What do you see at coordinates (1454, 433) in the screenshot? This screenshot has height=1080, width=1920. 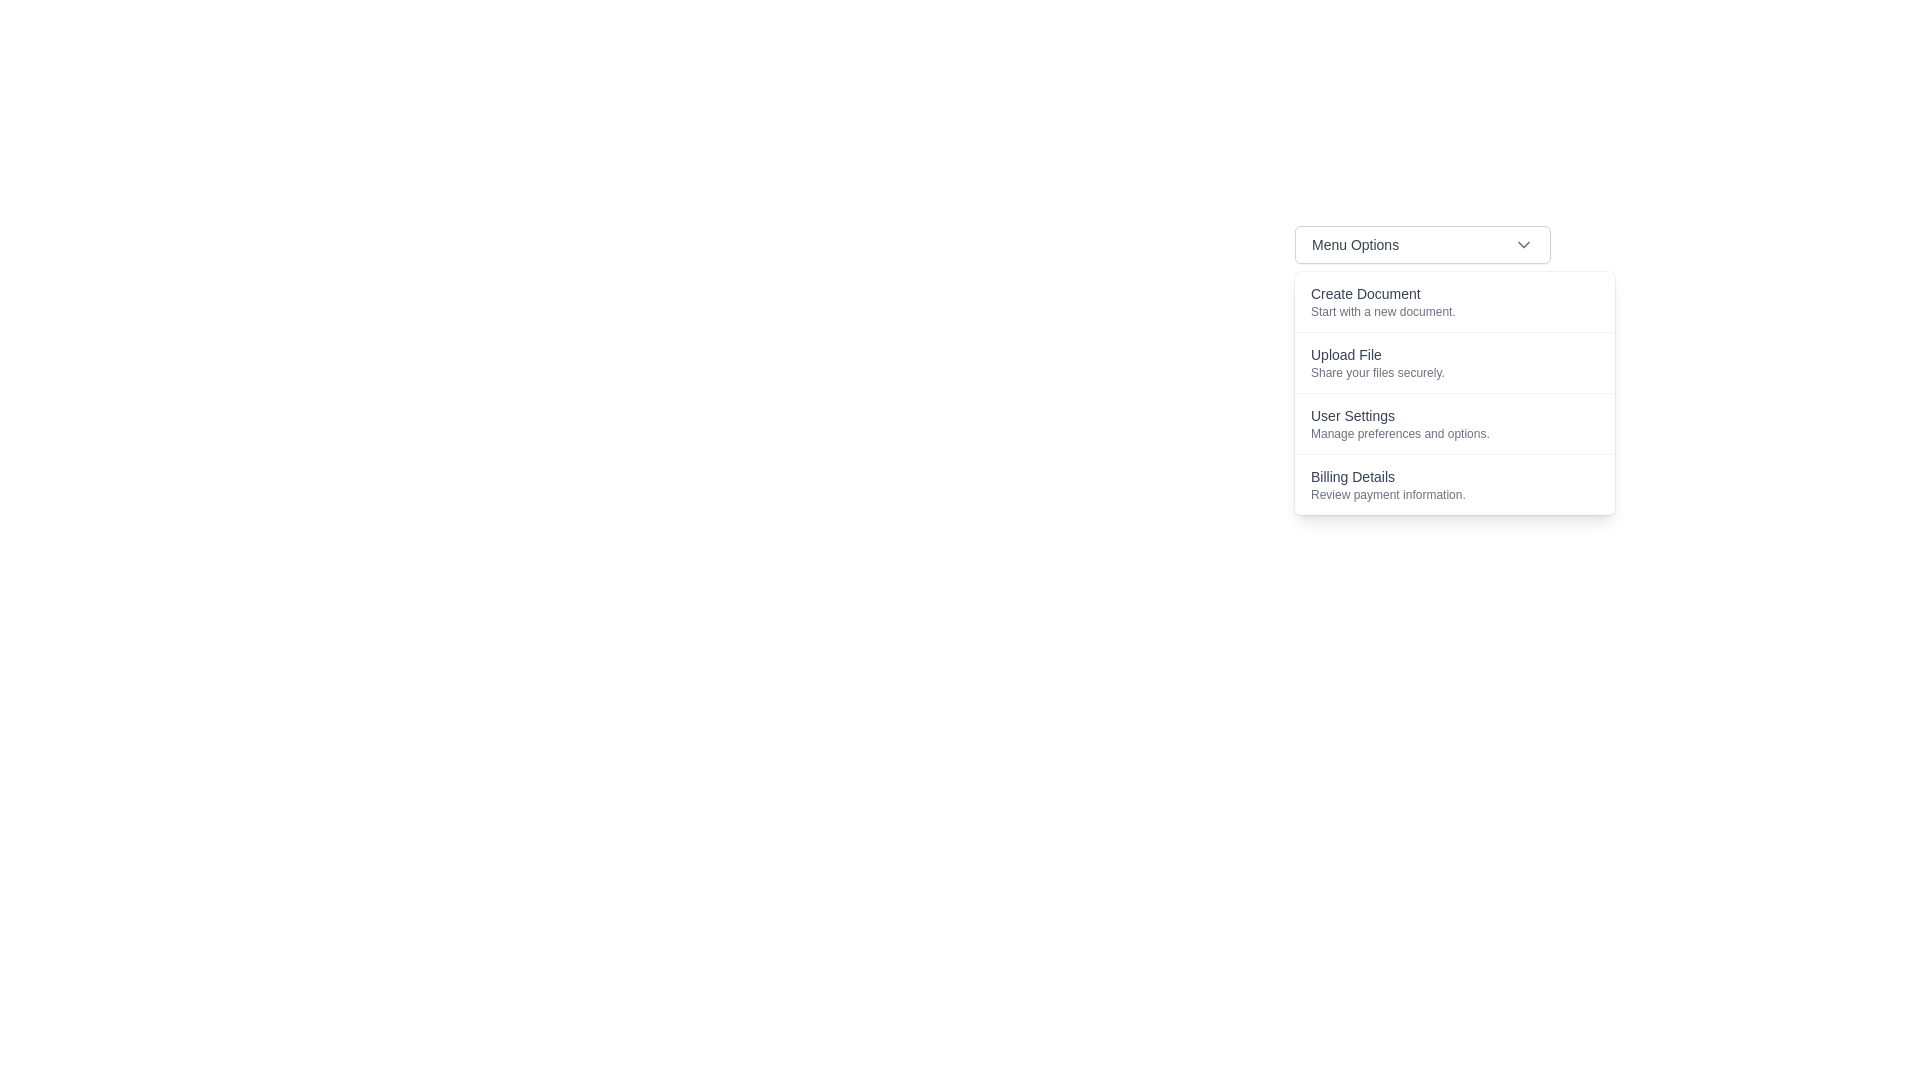 I see `the text label that reads 'Manage preferences and options.' which is positioned directly below the 'User Settings' label in the menu section` at bounding box center [1454, 433].